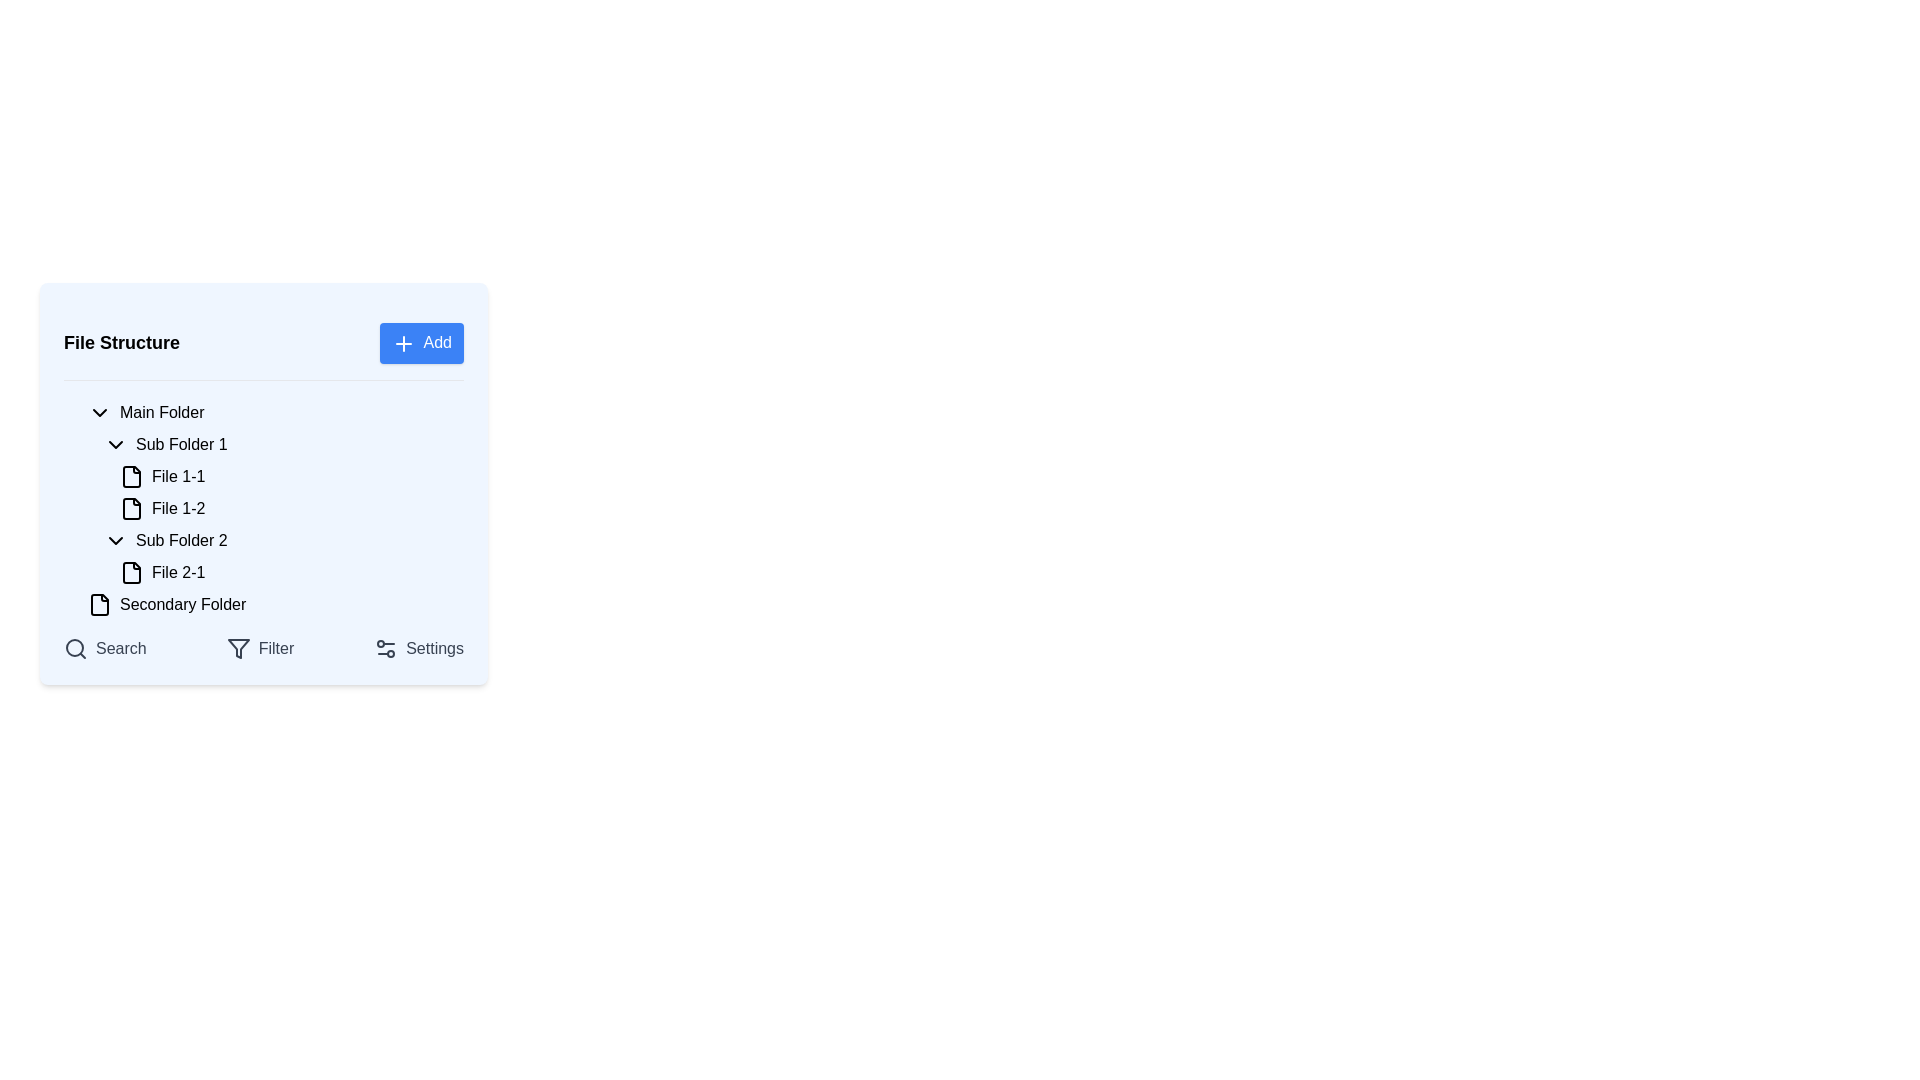  I want to click on the funnel-shaped icon located in the bottom row of icons, which is the second icon from the left, to apply or remove filters, so click(238, 648).